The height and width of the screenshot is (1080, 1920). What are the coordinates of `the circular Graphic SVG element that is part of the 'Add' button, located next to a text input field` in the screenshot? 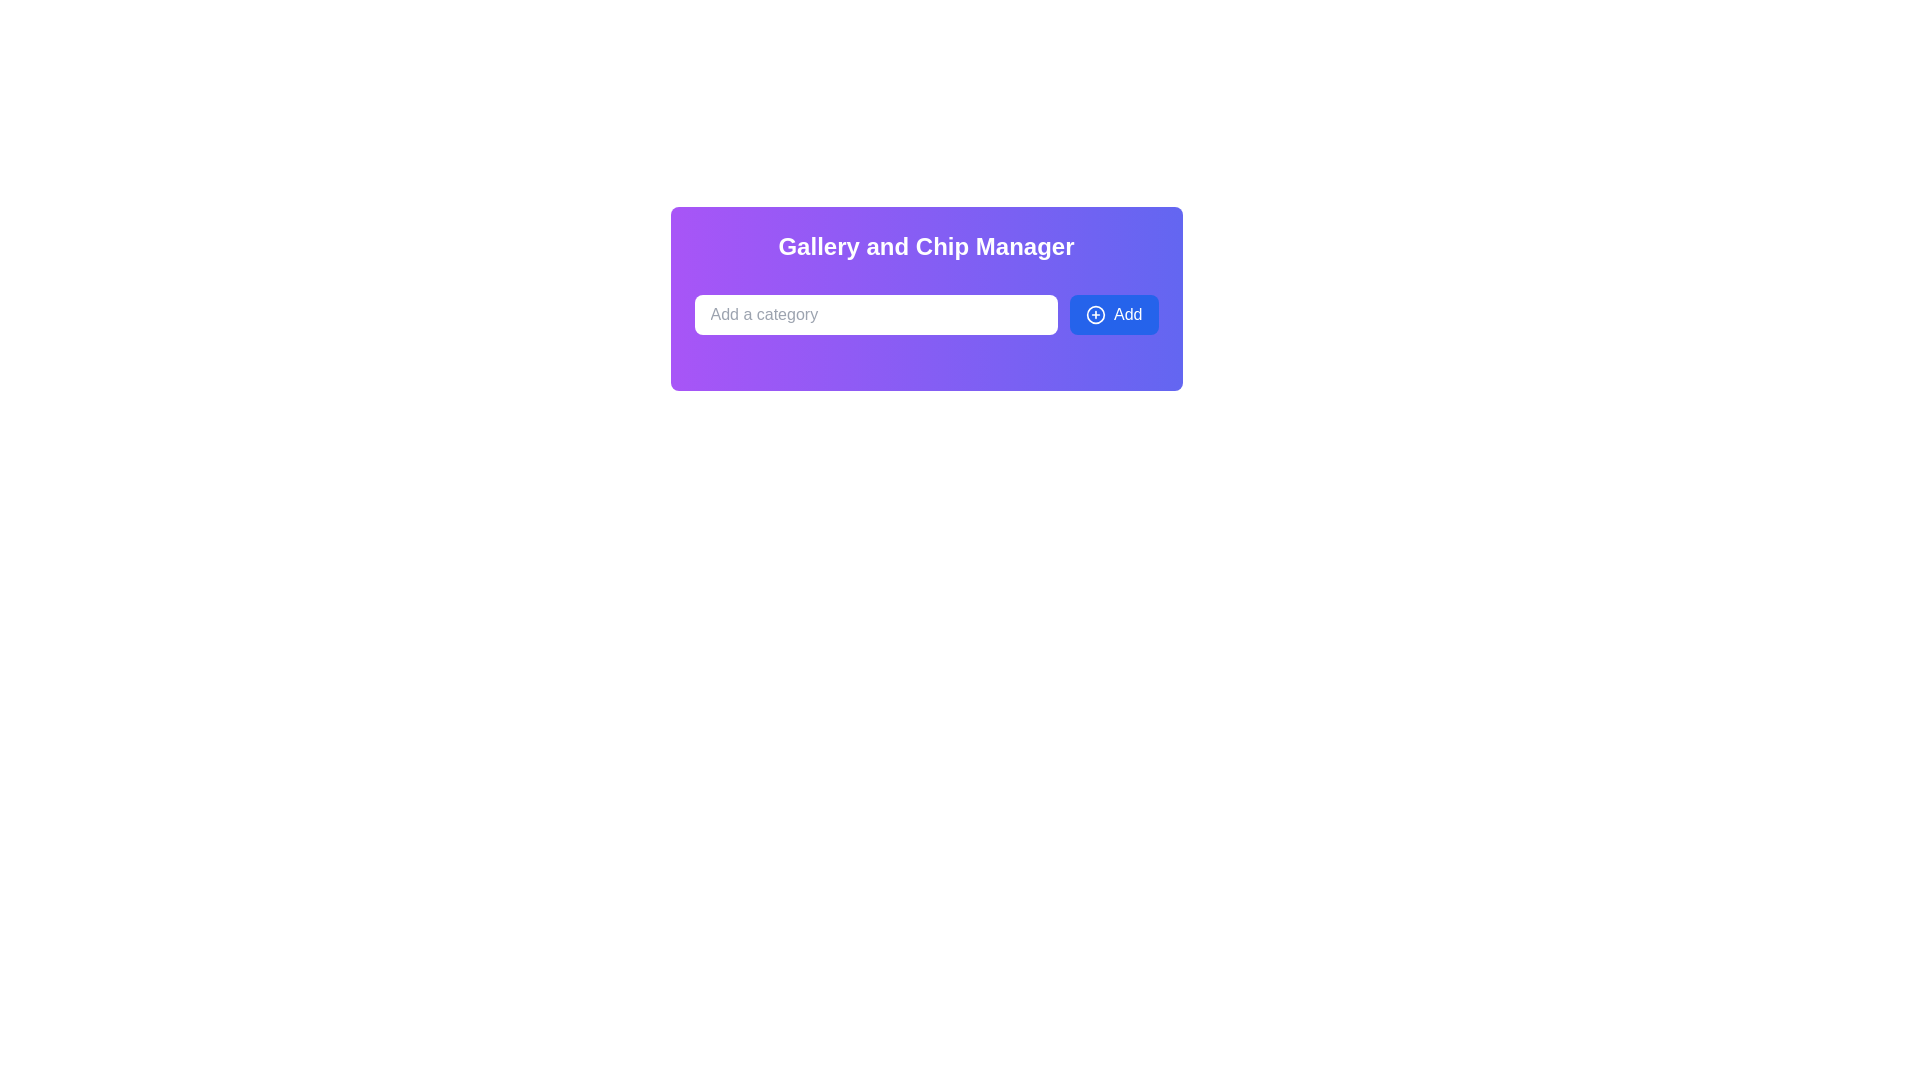 It's located at (1094, 315).